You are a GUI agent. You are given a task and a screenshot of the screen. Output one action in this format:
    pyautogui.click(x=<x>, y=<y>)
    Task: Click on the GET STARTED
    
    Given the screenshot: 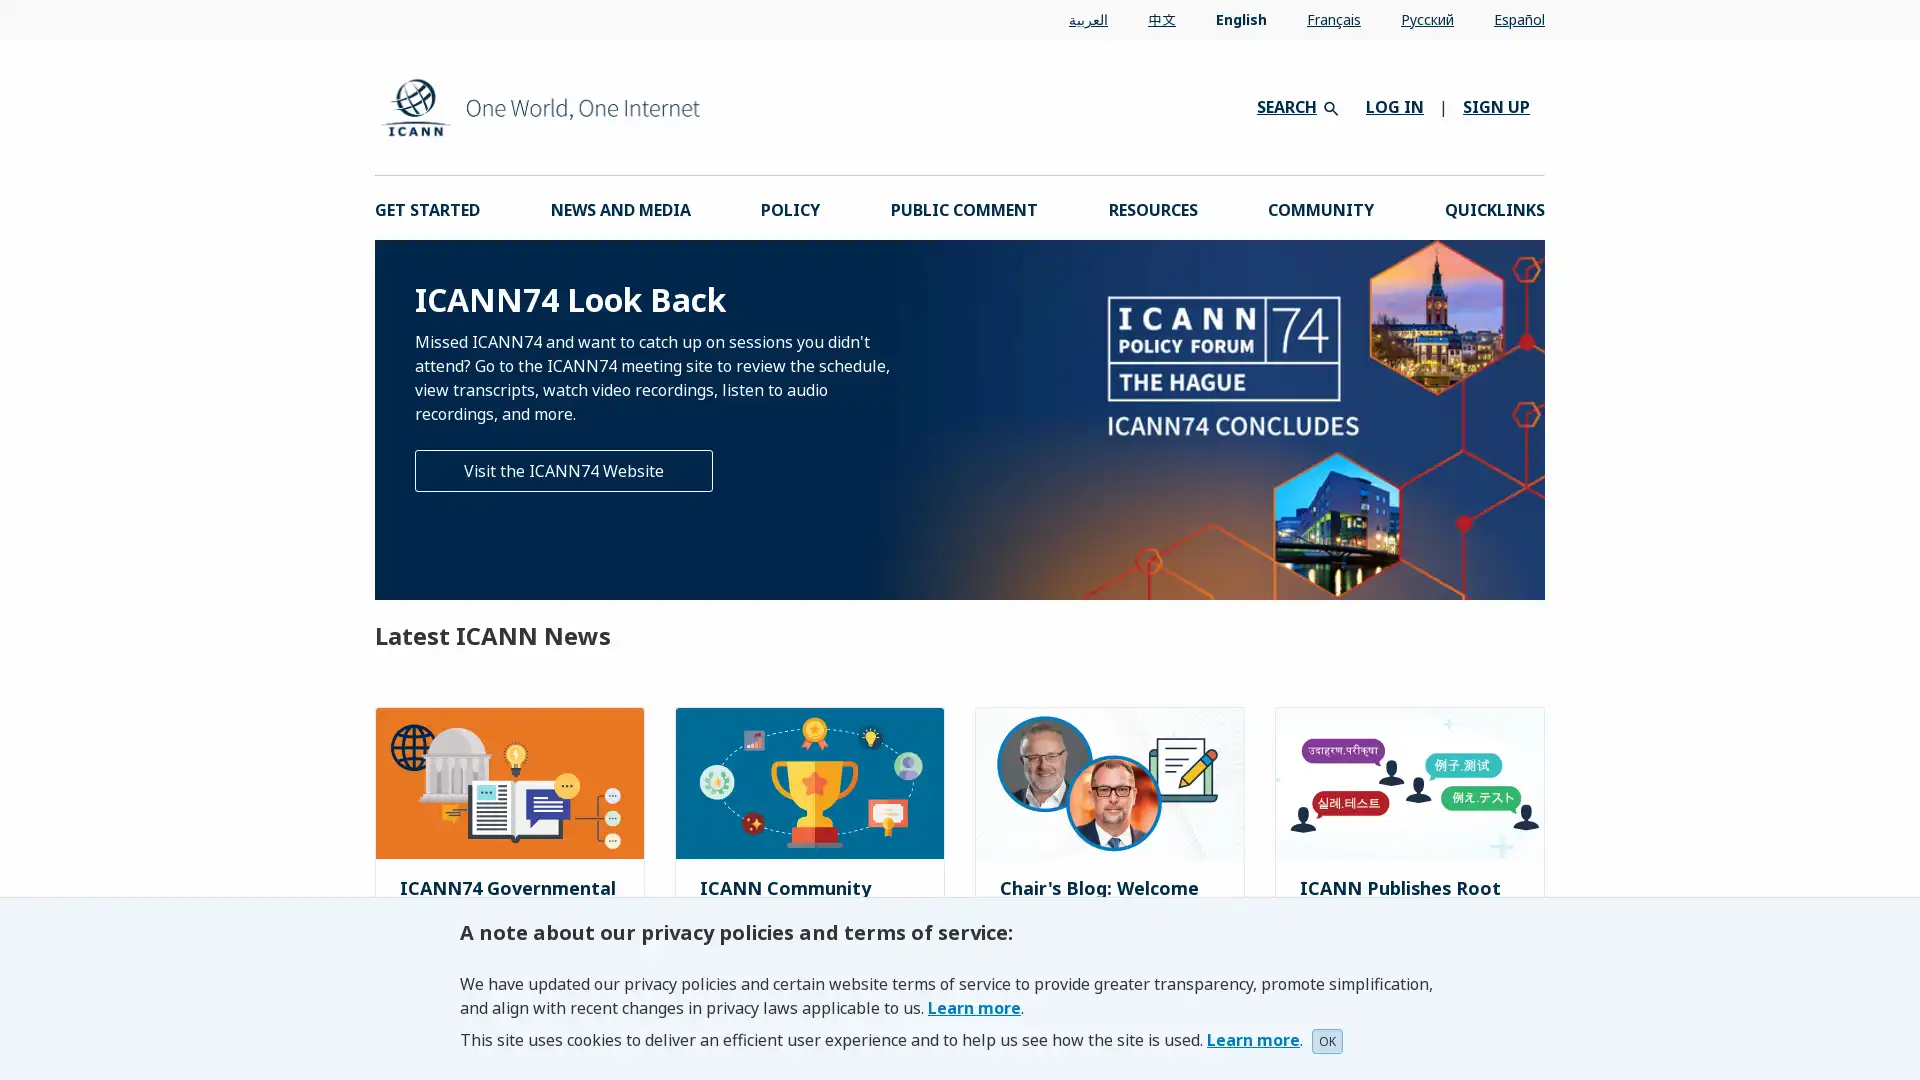 What is the action you would take?
    pyautogui.click(x=426, y=208)
    